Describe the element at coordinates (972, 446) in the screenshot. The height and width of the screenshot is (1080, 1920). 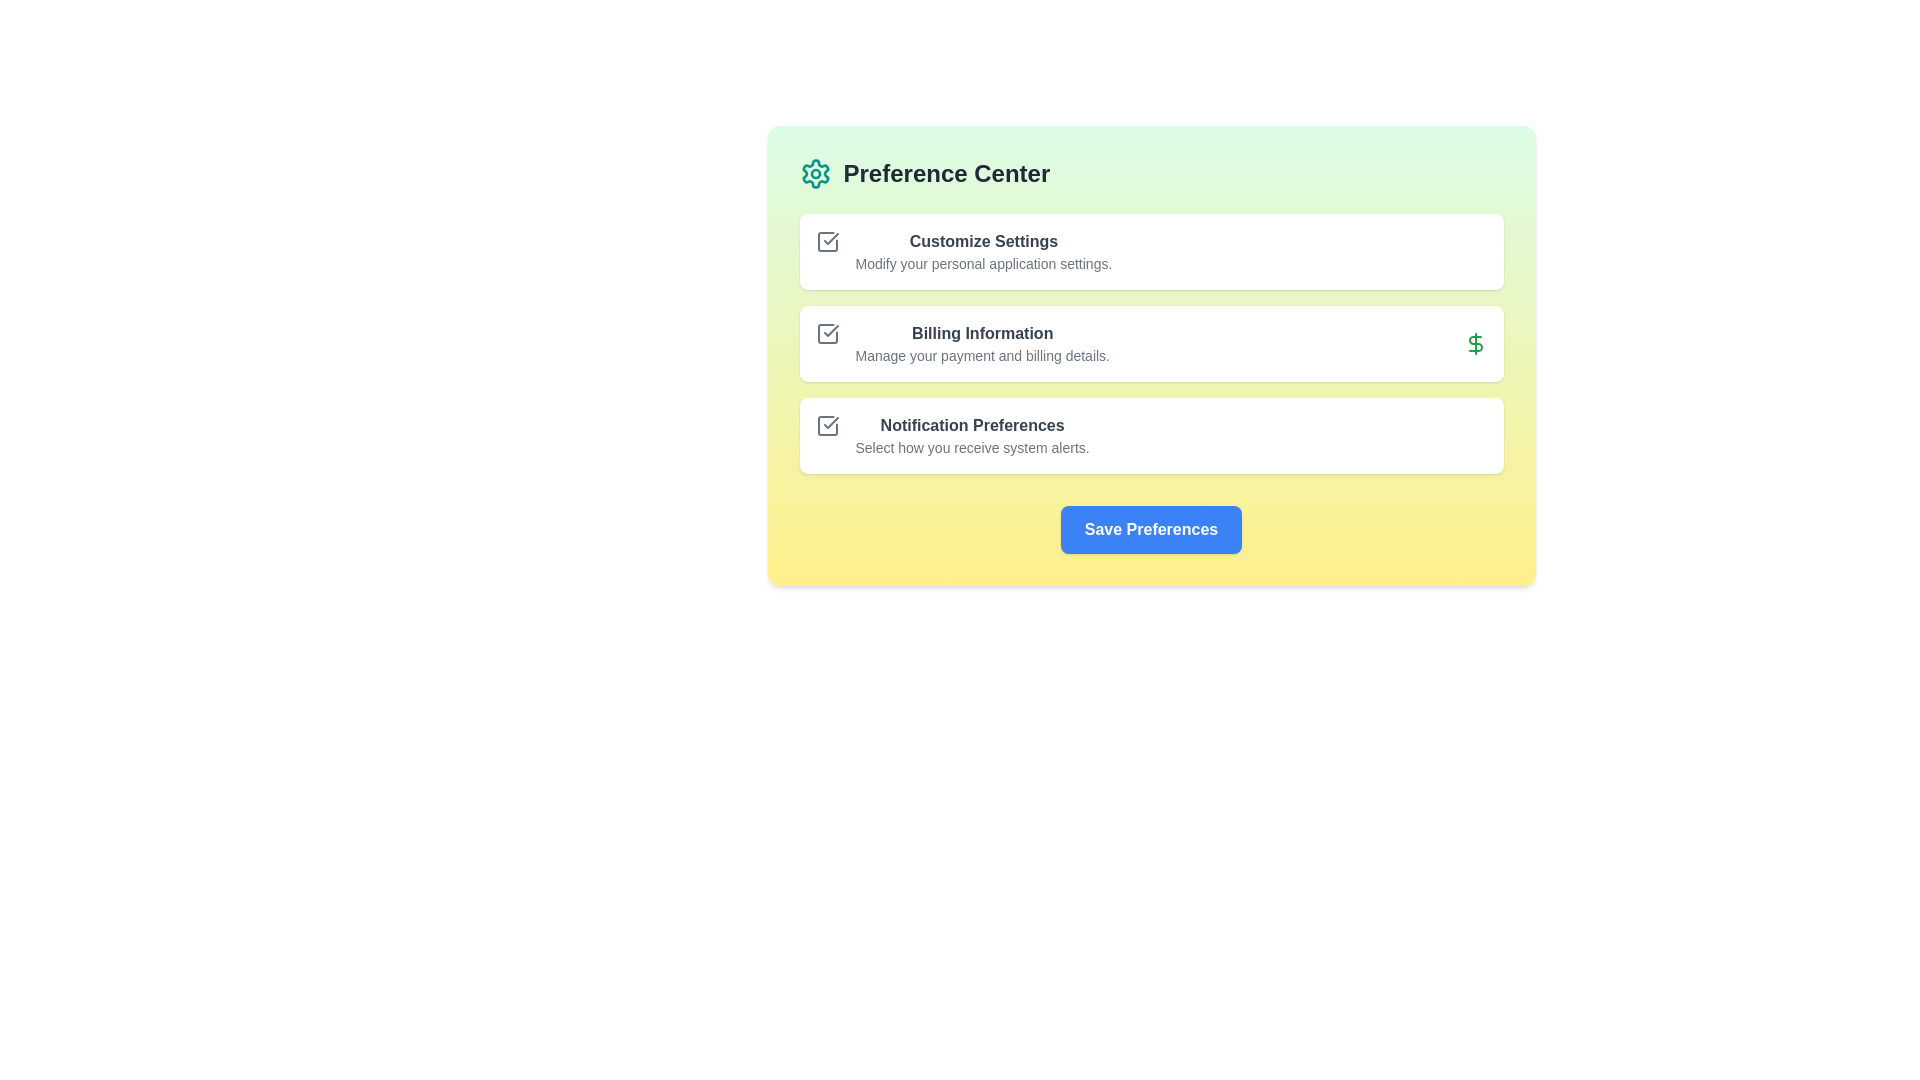
I see `the static informational text that reads 'Select how you receive system alerts.' located beneath the 'Notification Preferences' title in the preference panel` at that location.